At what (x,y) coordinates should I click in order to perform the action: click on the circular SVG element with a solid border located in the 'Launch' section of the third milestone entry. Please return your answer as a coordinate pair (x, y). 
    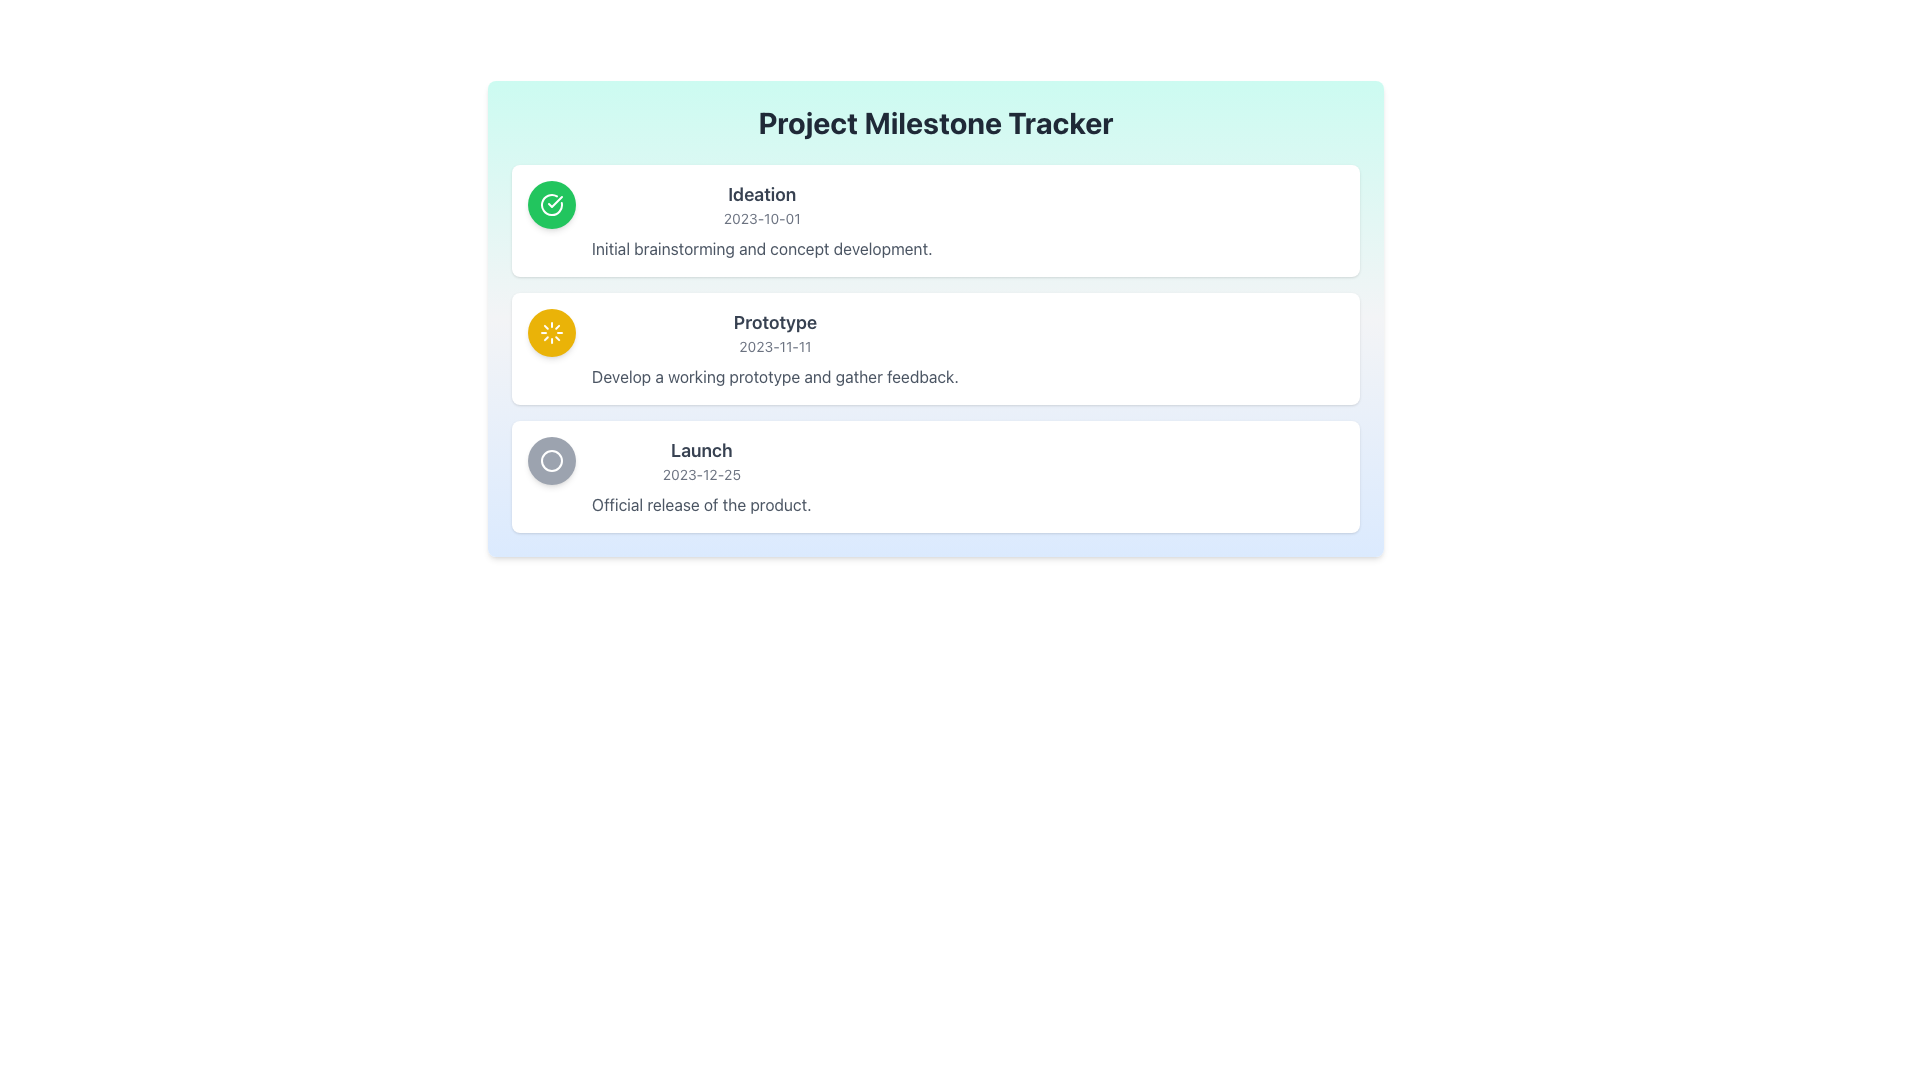
    Looking at the image, I should click on (552, 461).